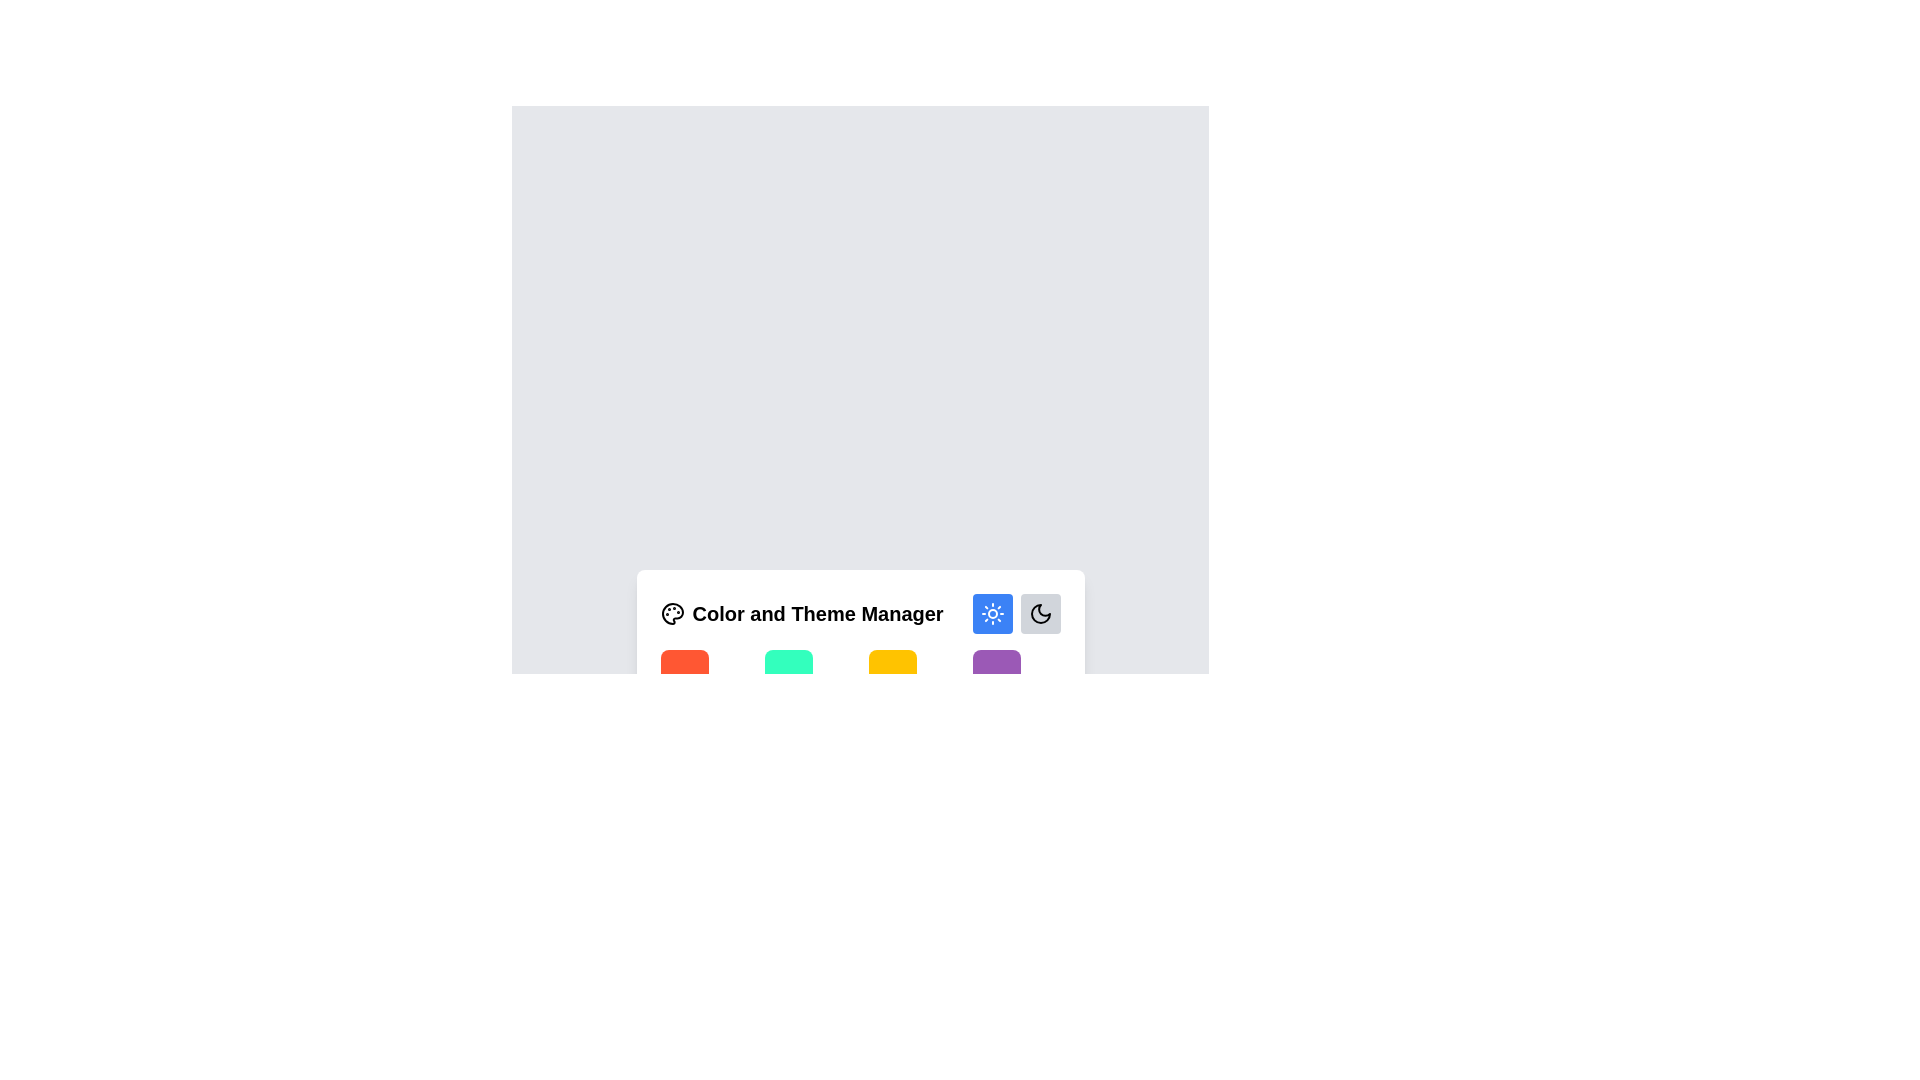 Image resolution: width=1920 pixels, height=1080 pixels. I want to click on the dark mode toggle button located at the top-right corner of the panel, so click(1040, 612).